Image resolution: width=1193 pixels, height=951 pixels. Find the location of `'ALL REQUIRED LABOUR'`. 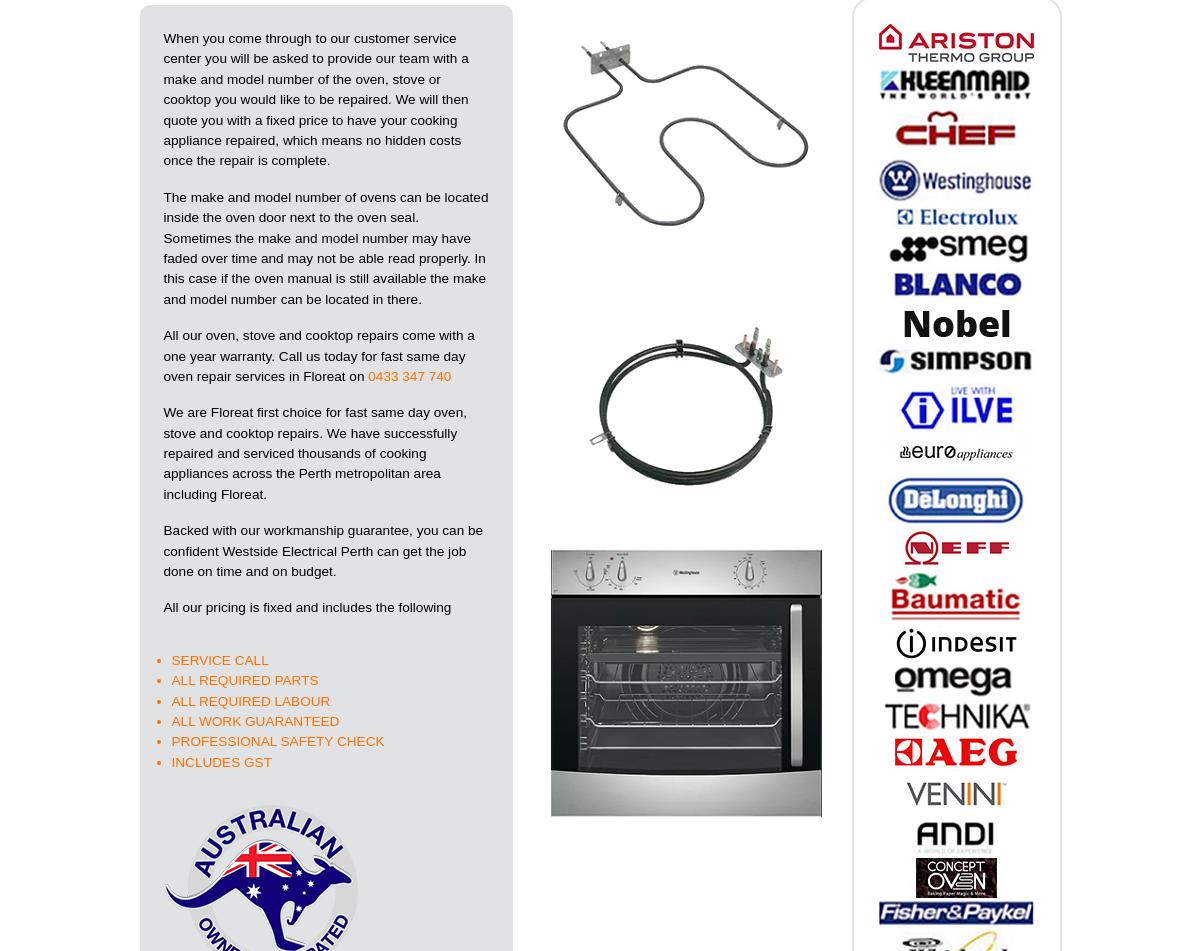

'ALL REQUIRED LABOUR' is located at coordinates (250, 699).